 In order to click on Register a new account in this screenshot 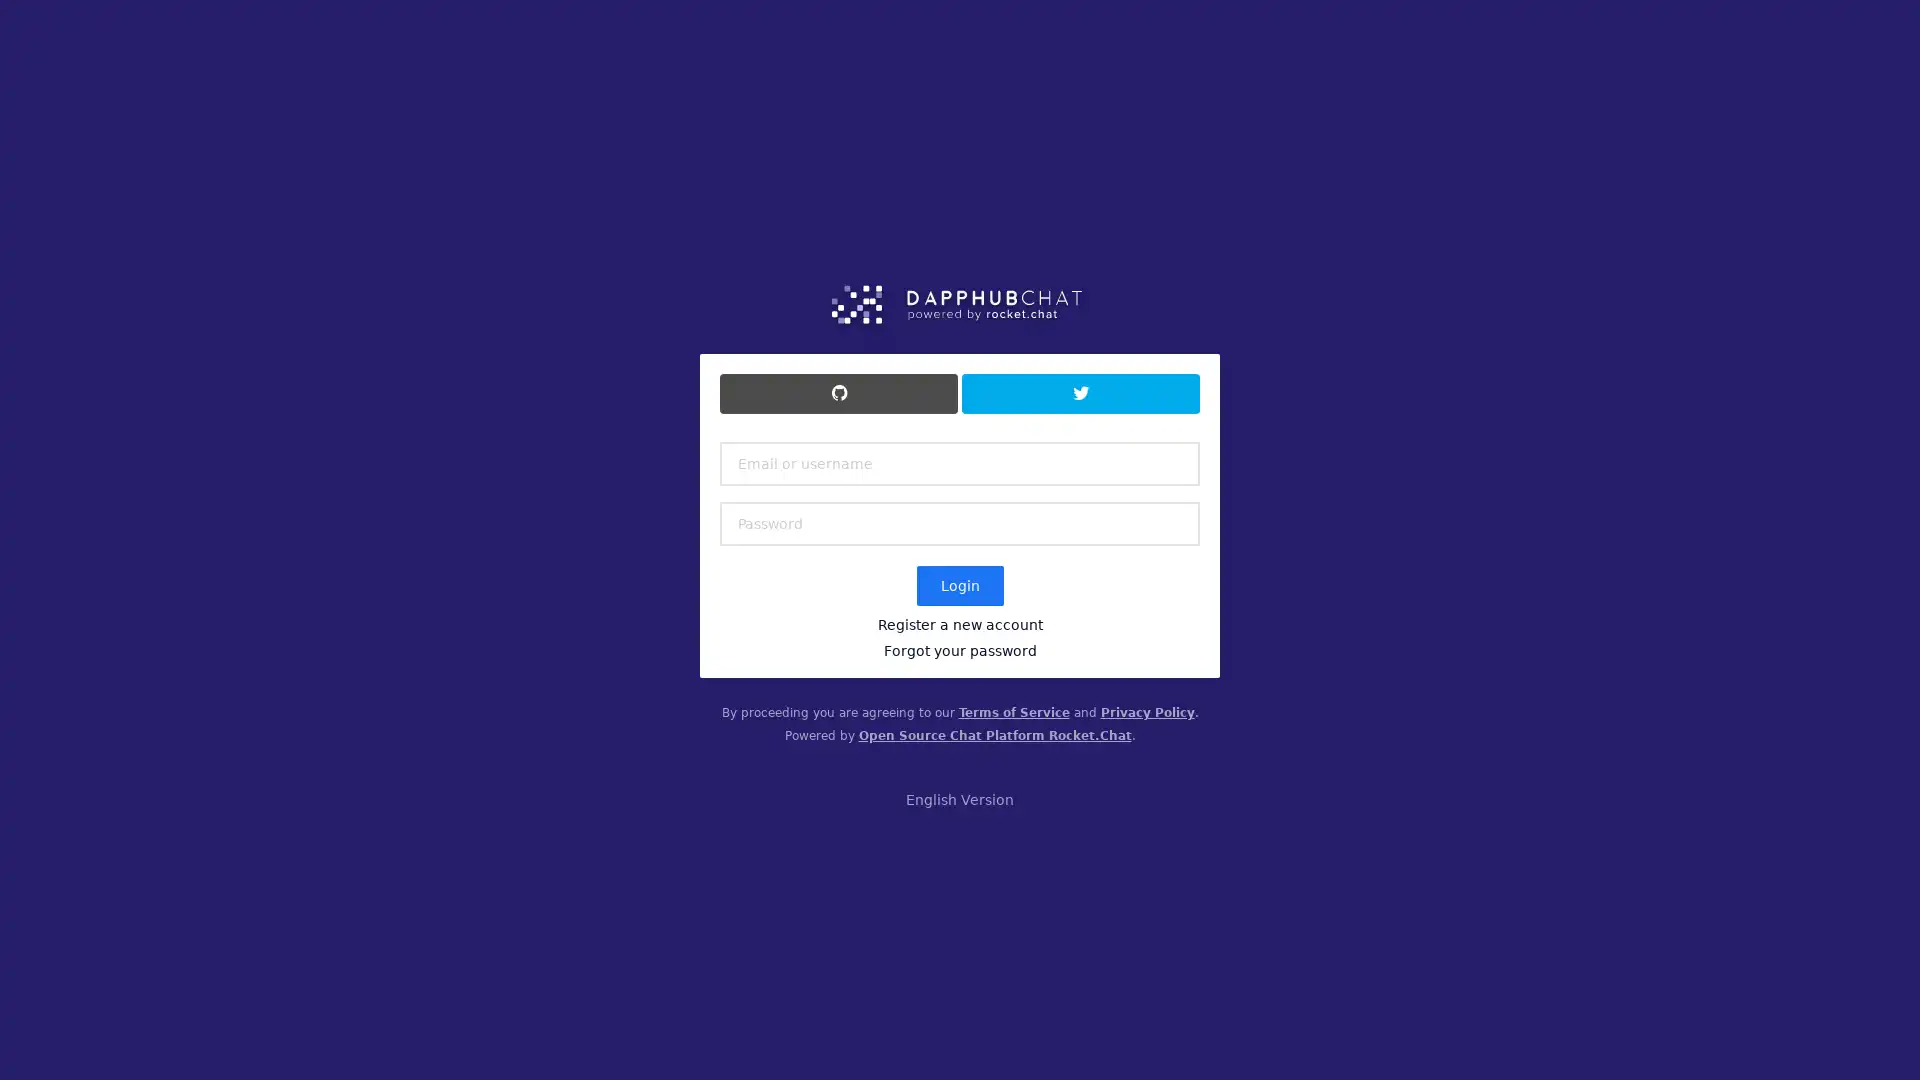, I will do `click(958, 623)`.